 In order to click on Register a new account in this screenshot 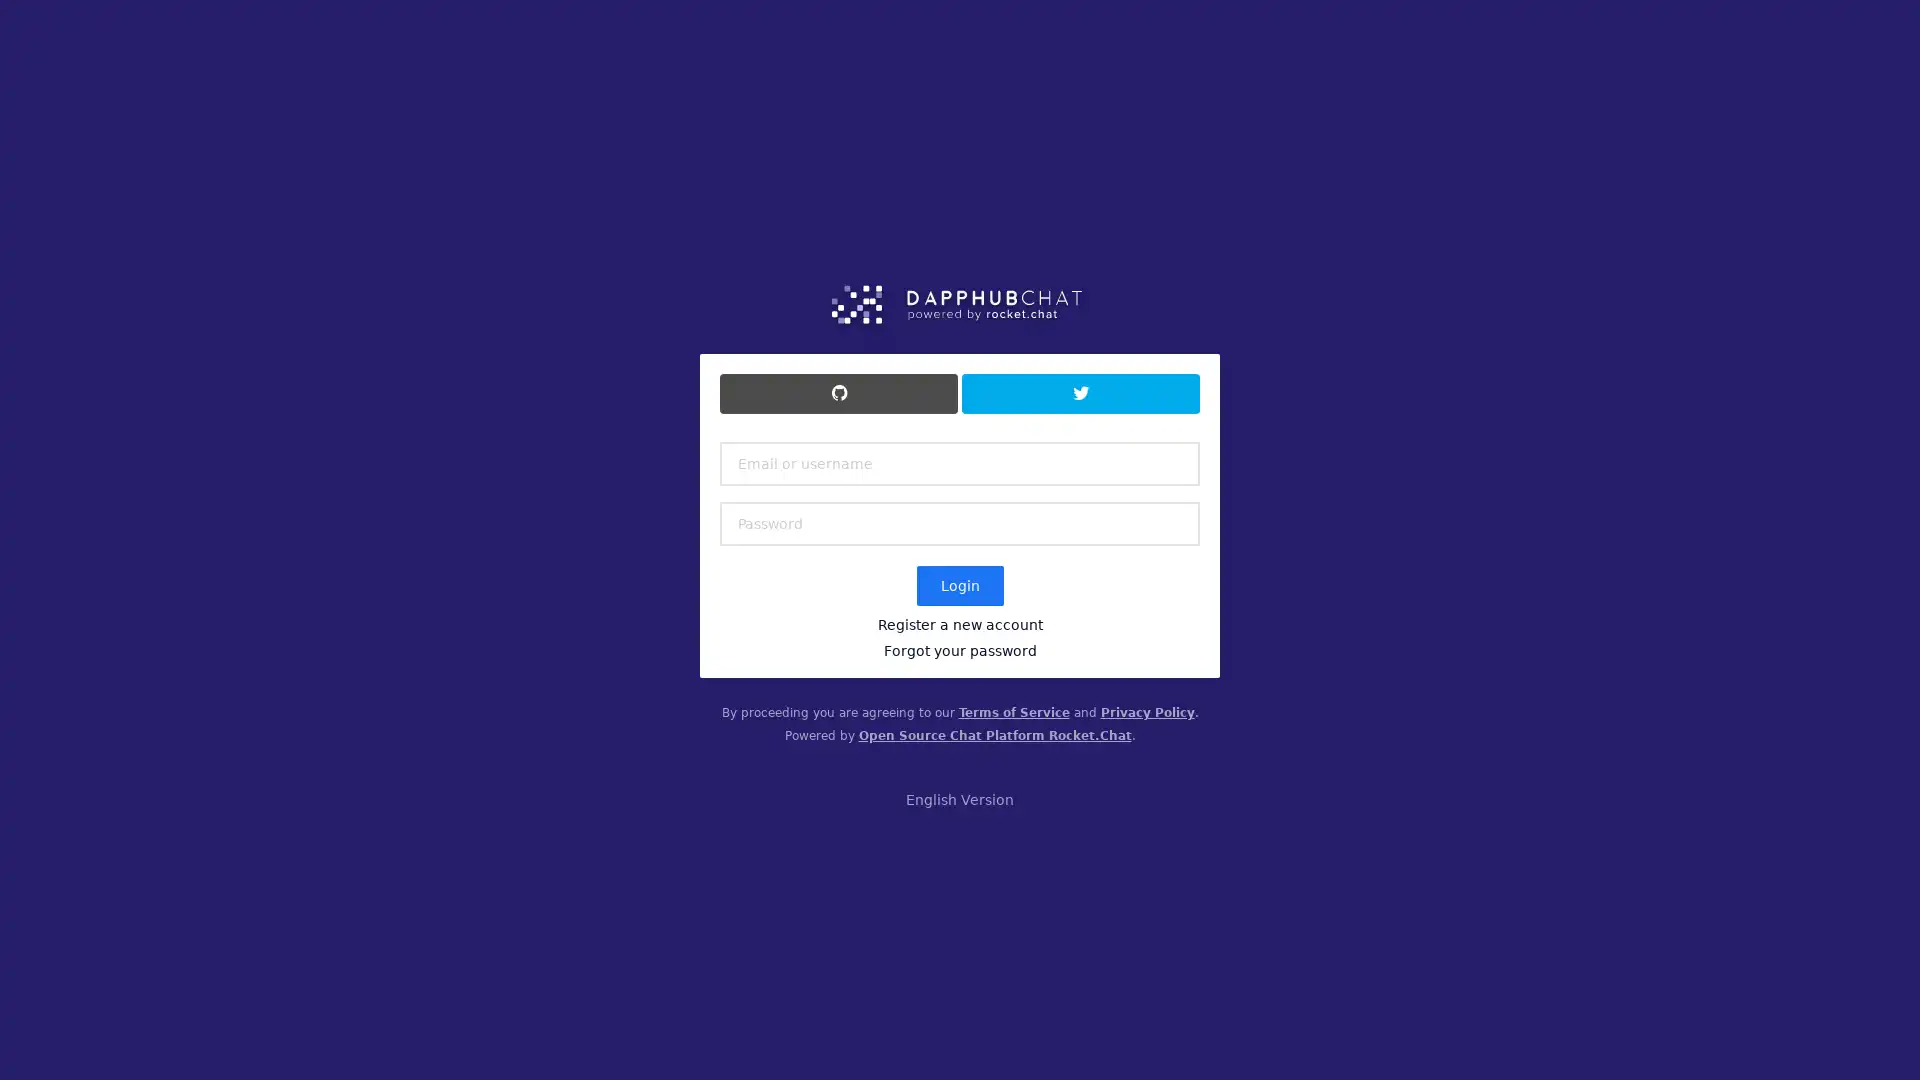, I will do `click(958, 623)`.